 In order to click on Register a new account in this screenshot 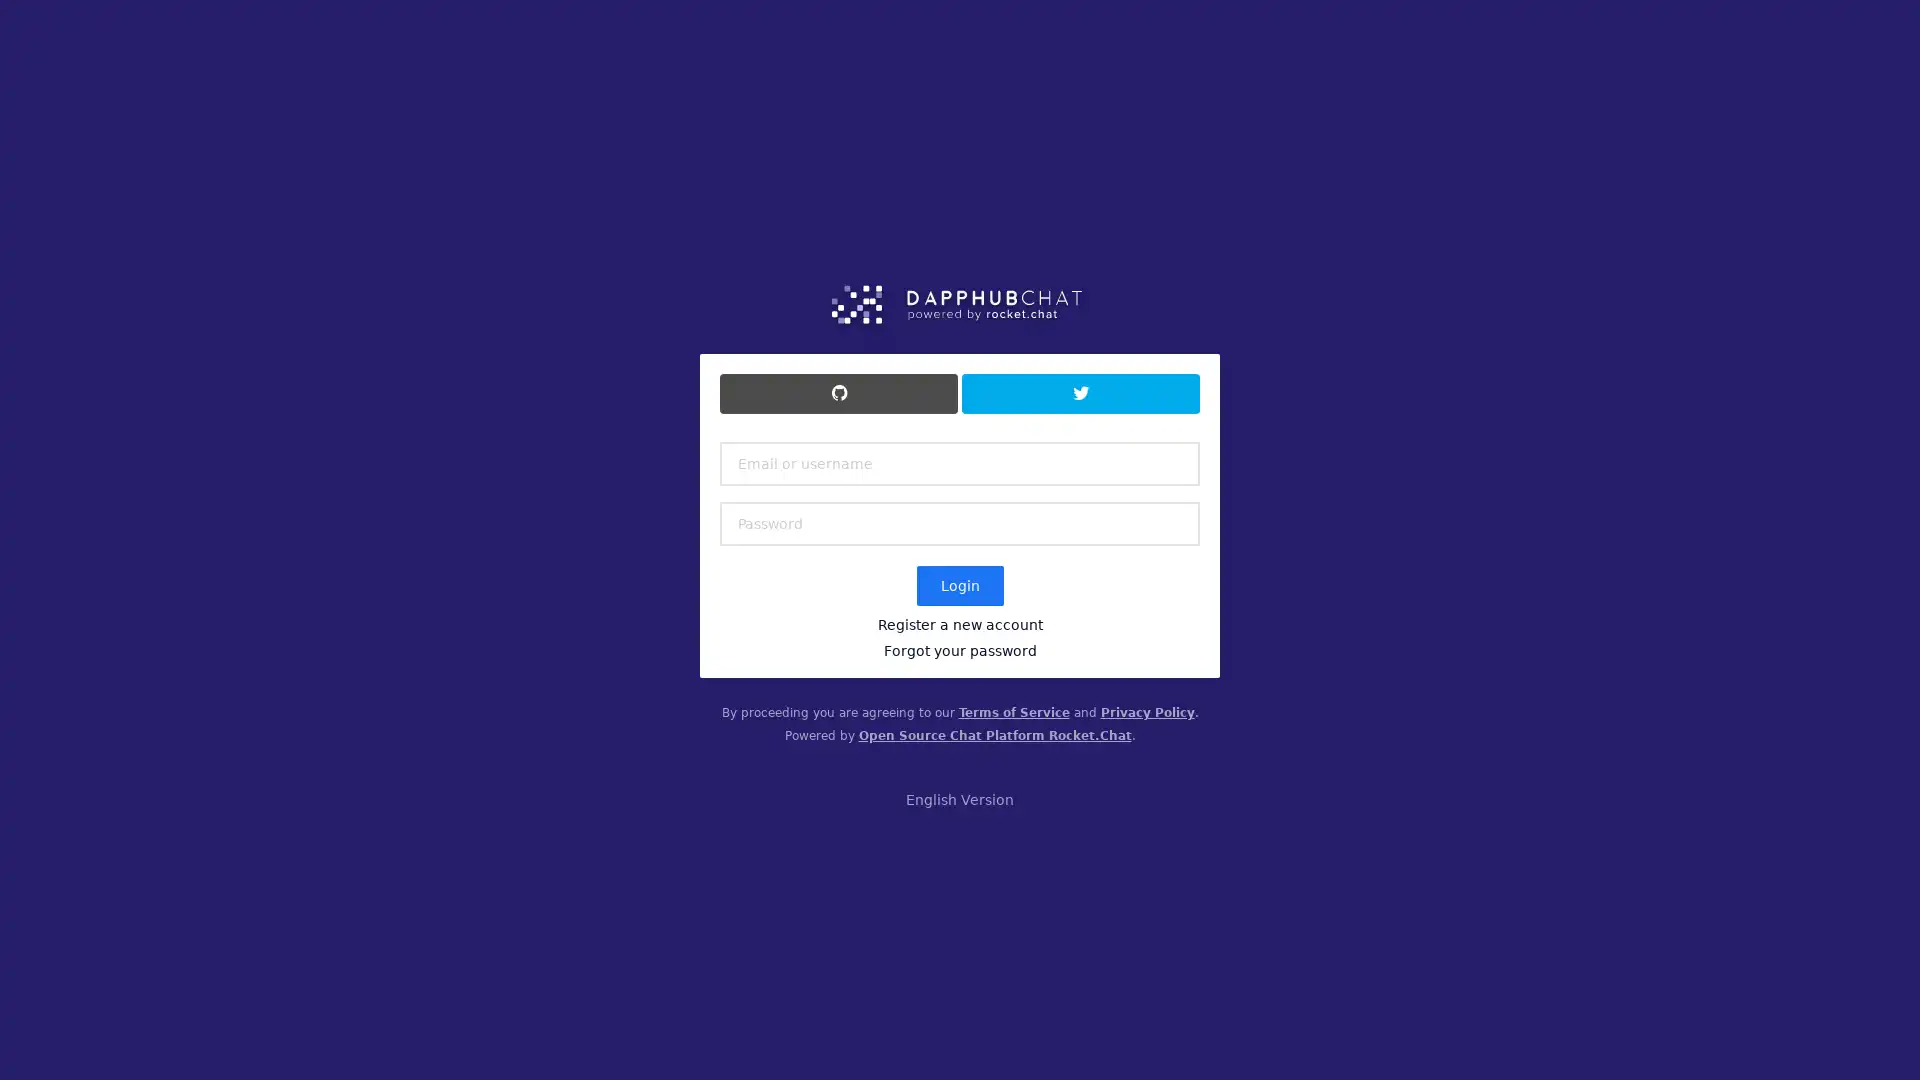, I will do `click(958, 623)`.